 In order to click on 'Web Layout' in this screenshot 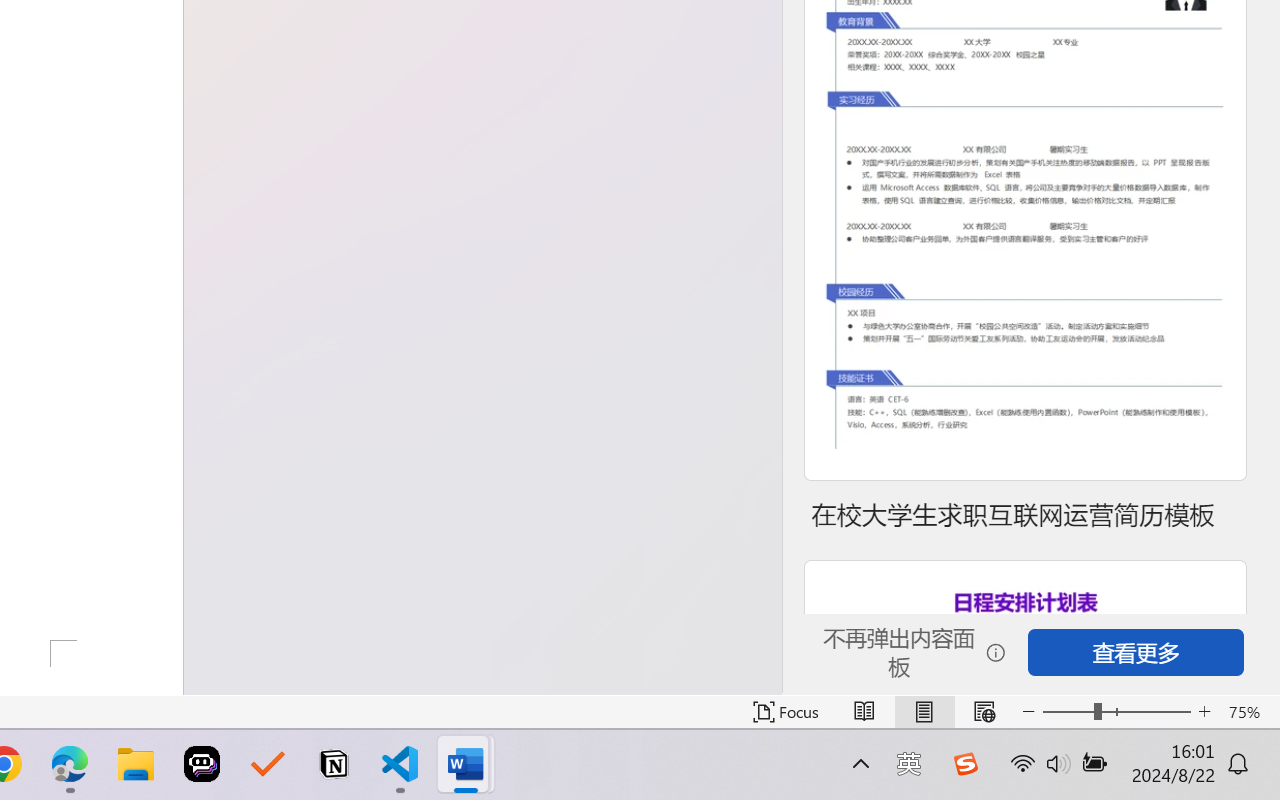, I will do `click(984, 711)`.